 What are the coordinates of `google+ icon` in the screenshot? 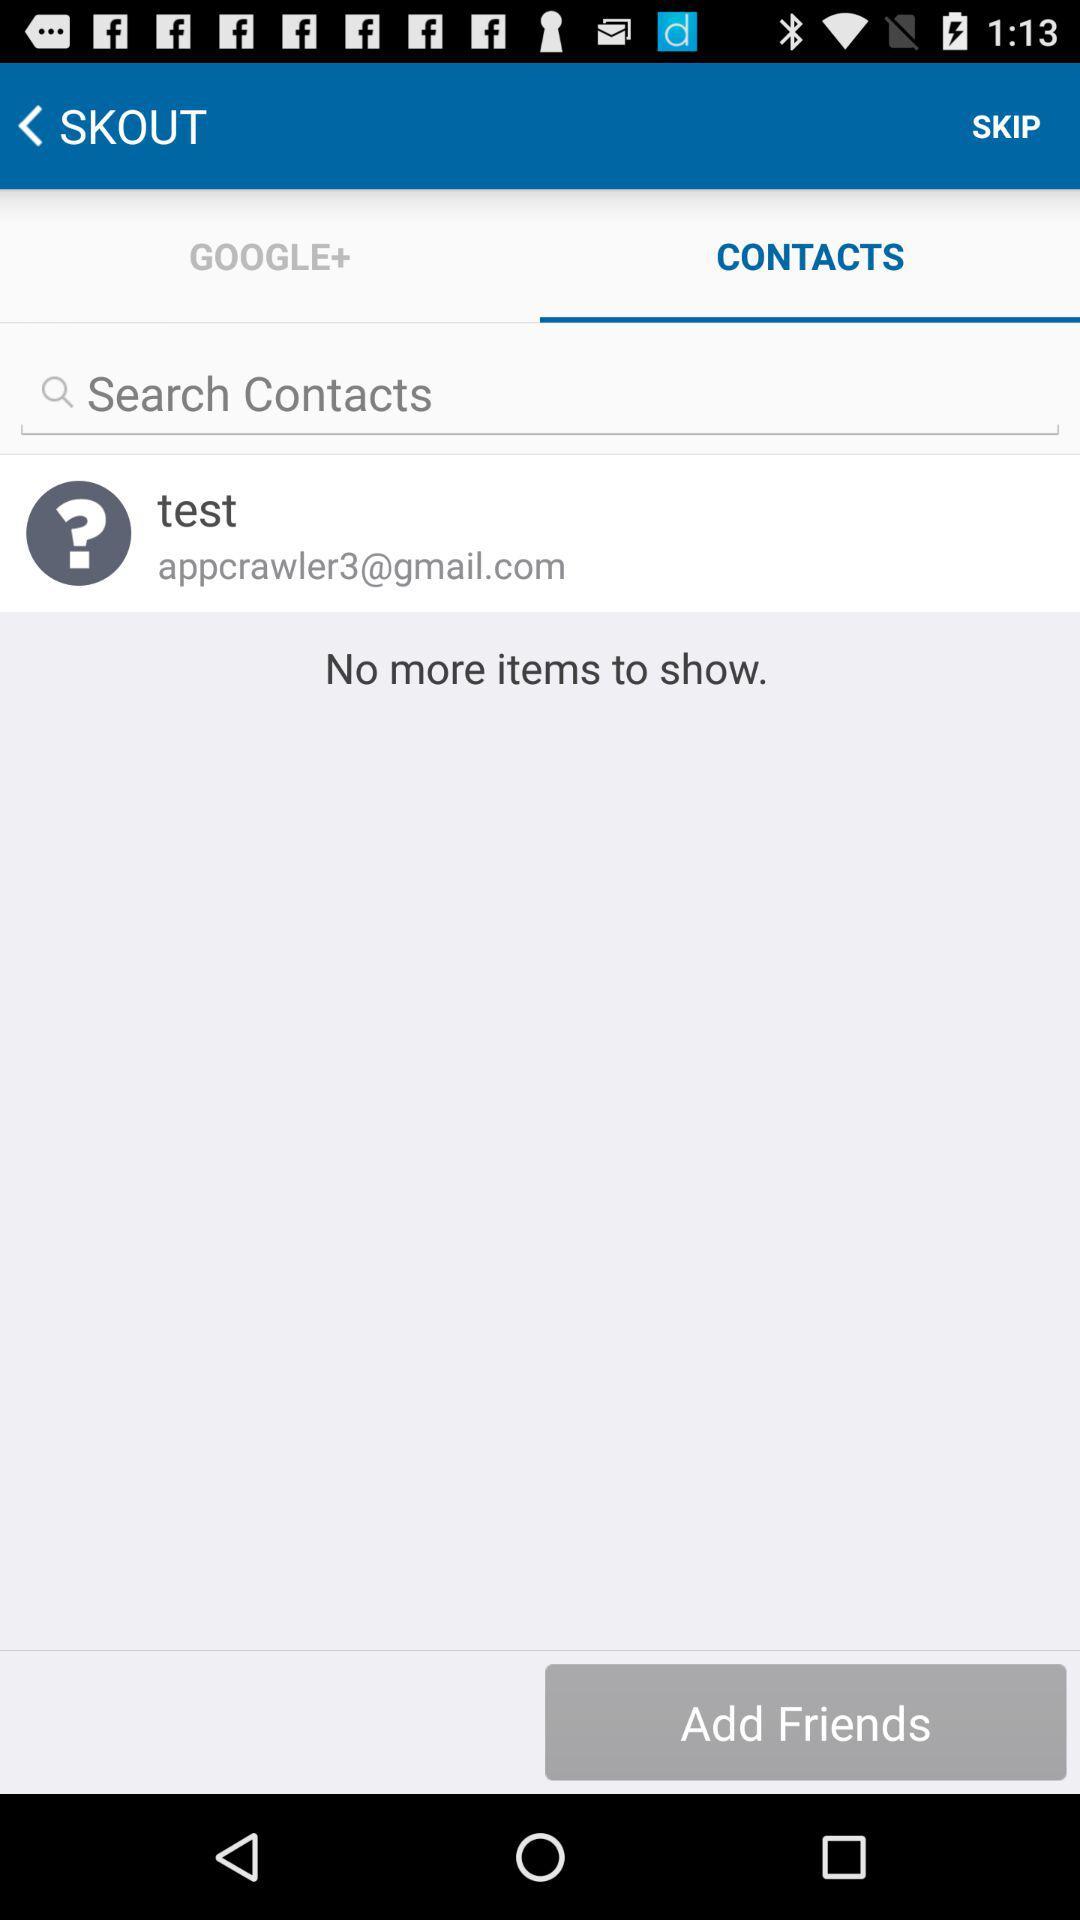 It's located at (270, 254).